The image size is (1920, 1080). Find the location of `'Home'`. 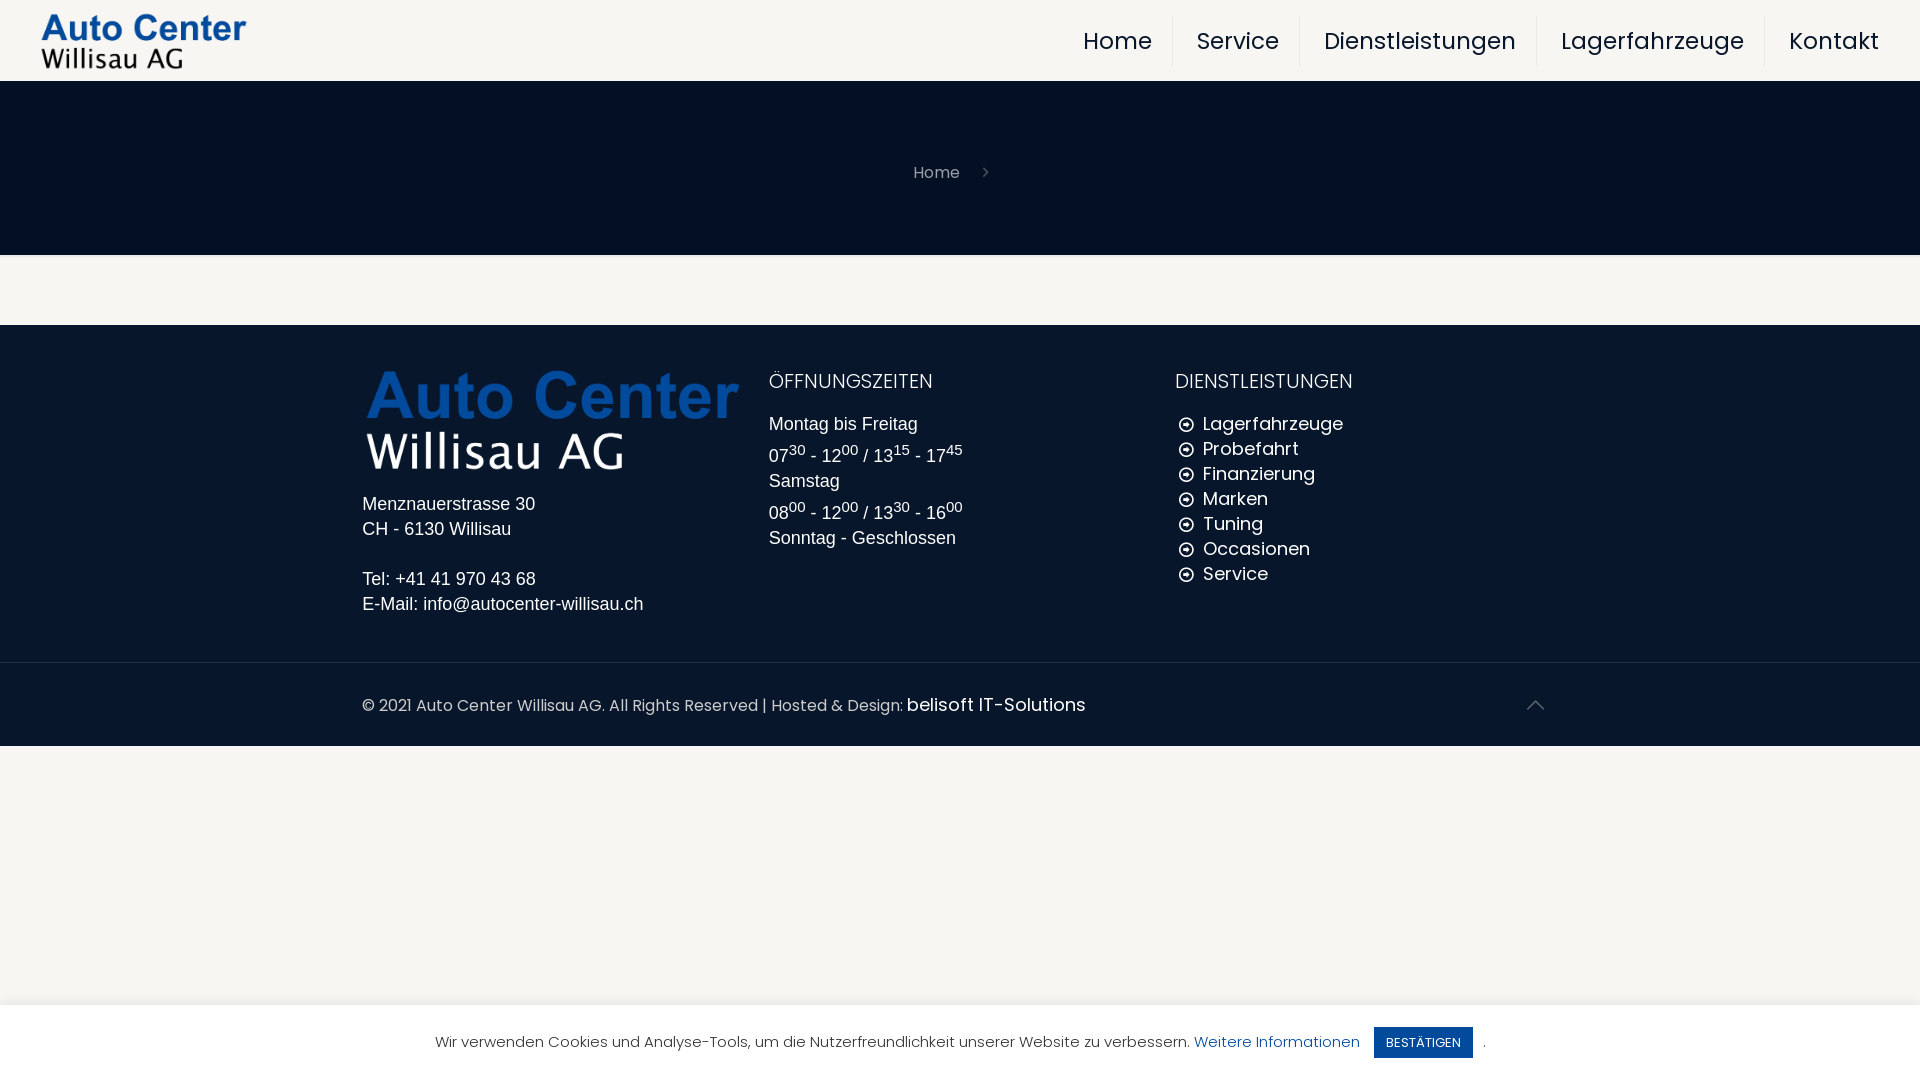

'Home' is located at coordinates (935, 171).